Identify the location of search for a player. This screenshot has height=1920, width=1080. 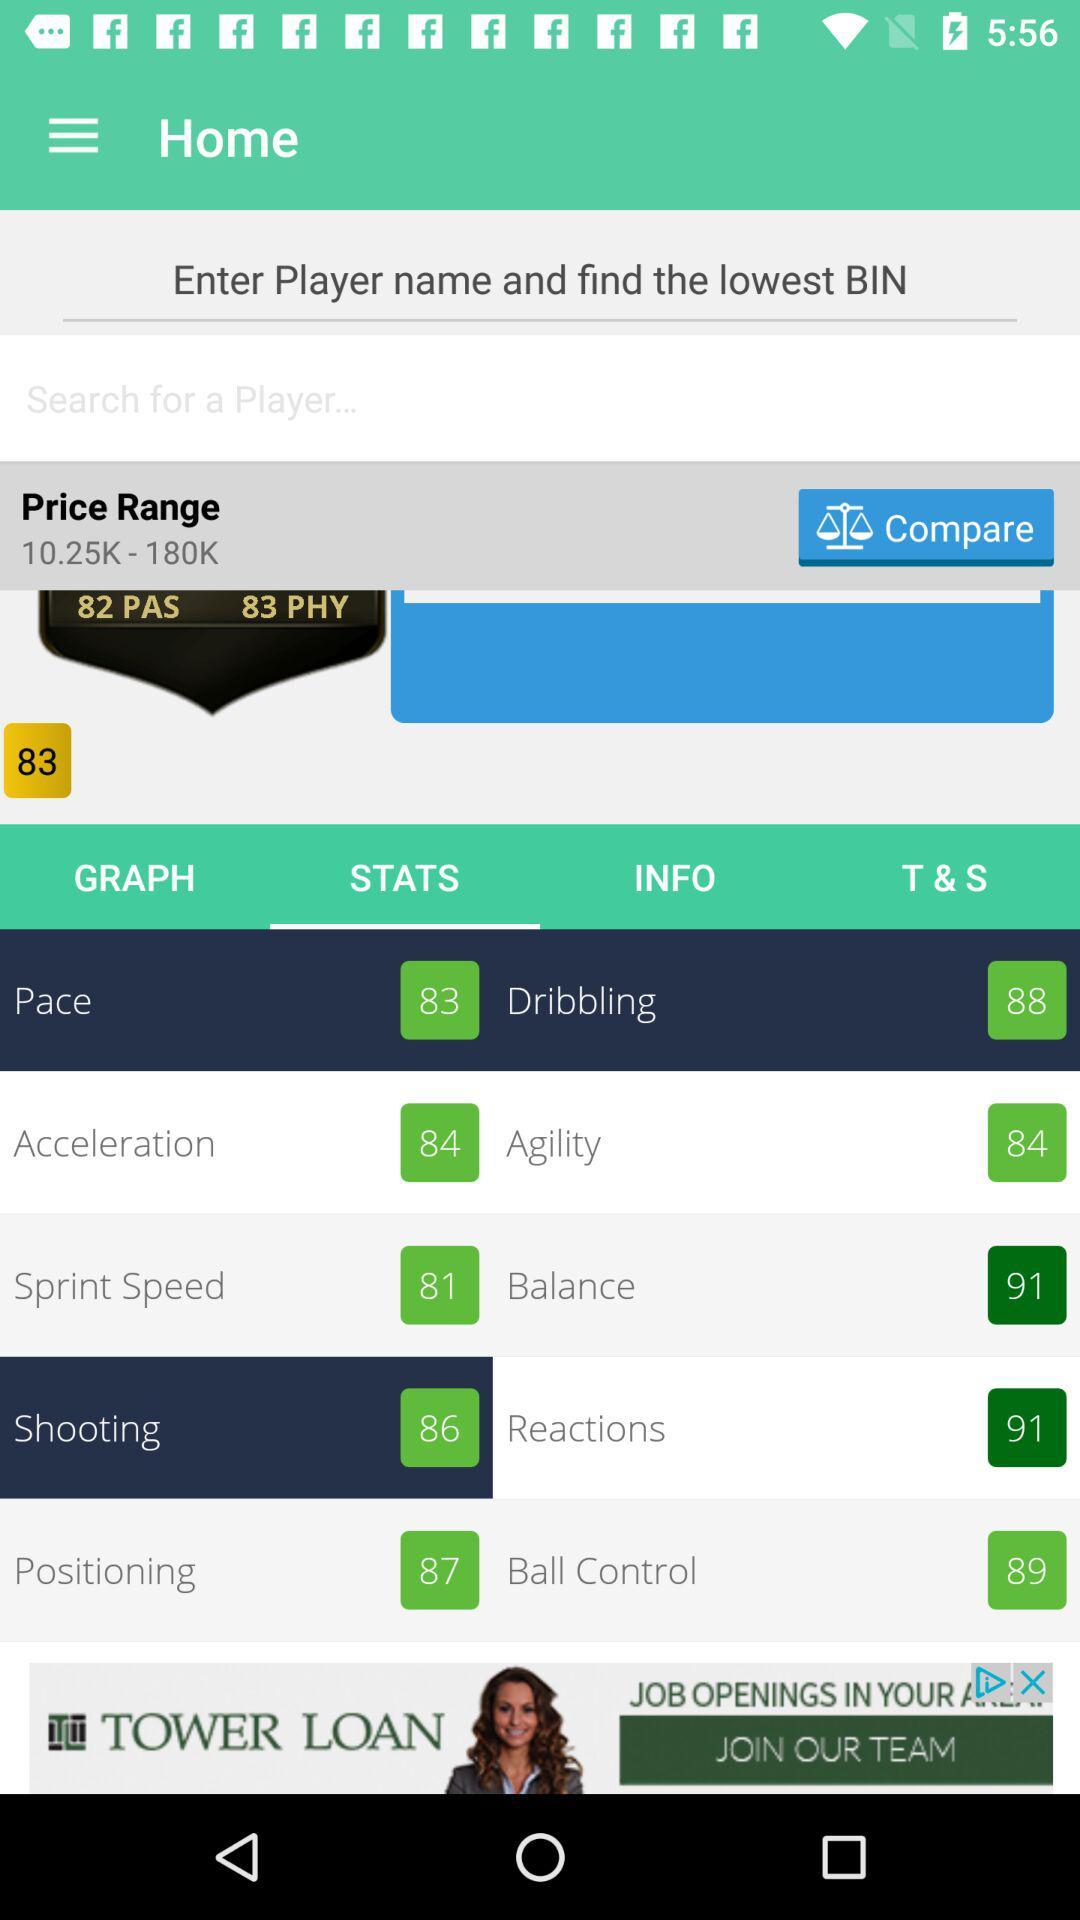
(540, 398).